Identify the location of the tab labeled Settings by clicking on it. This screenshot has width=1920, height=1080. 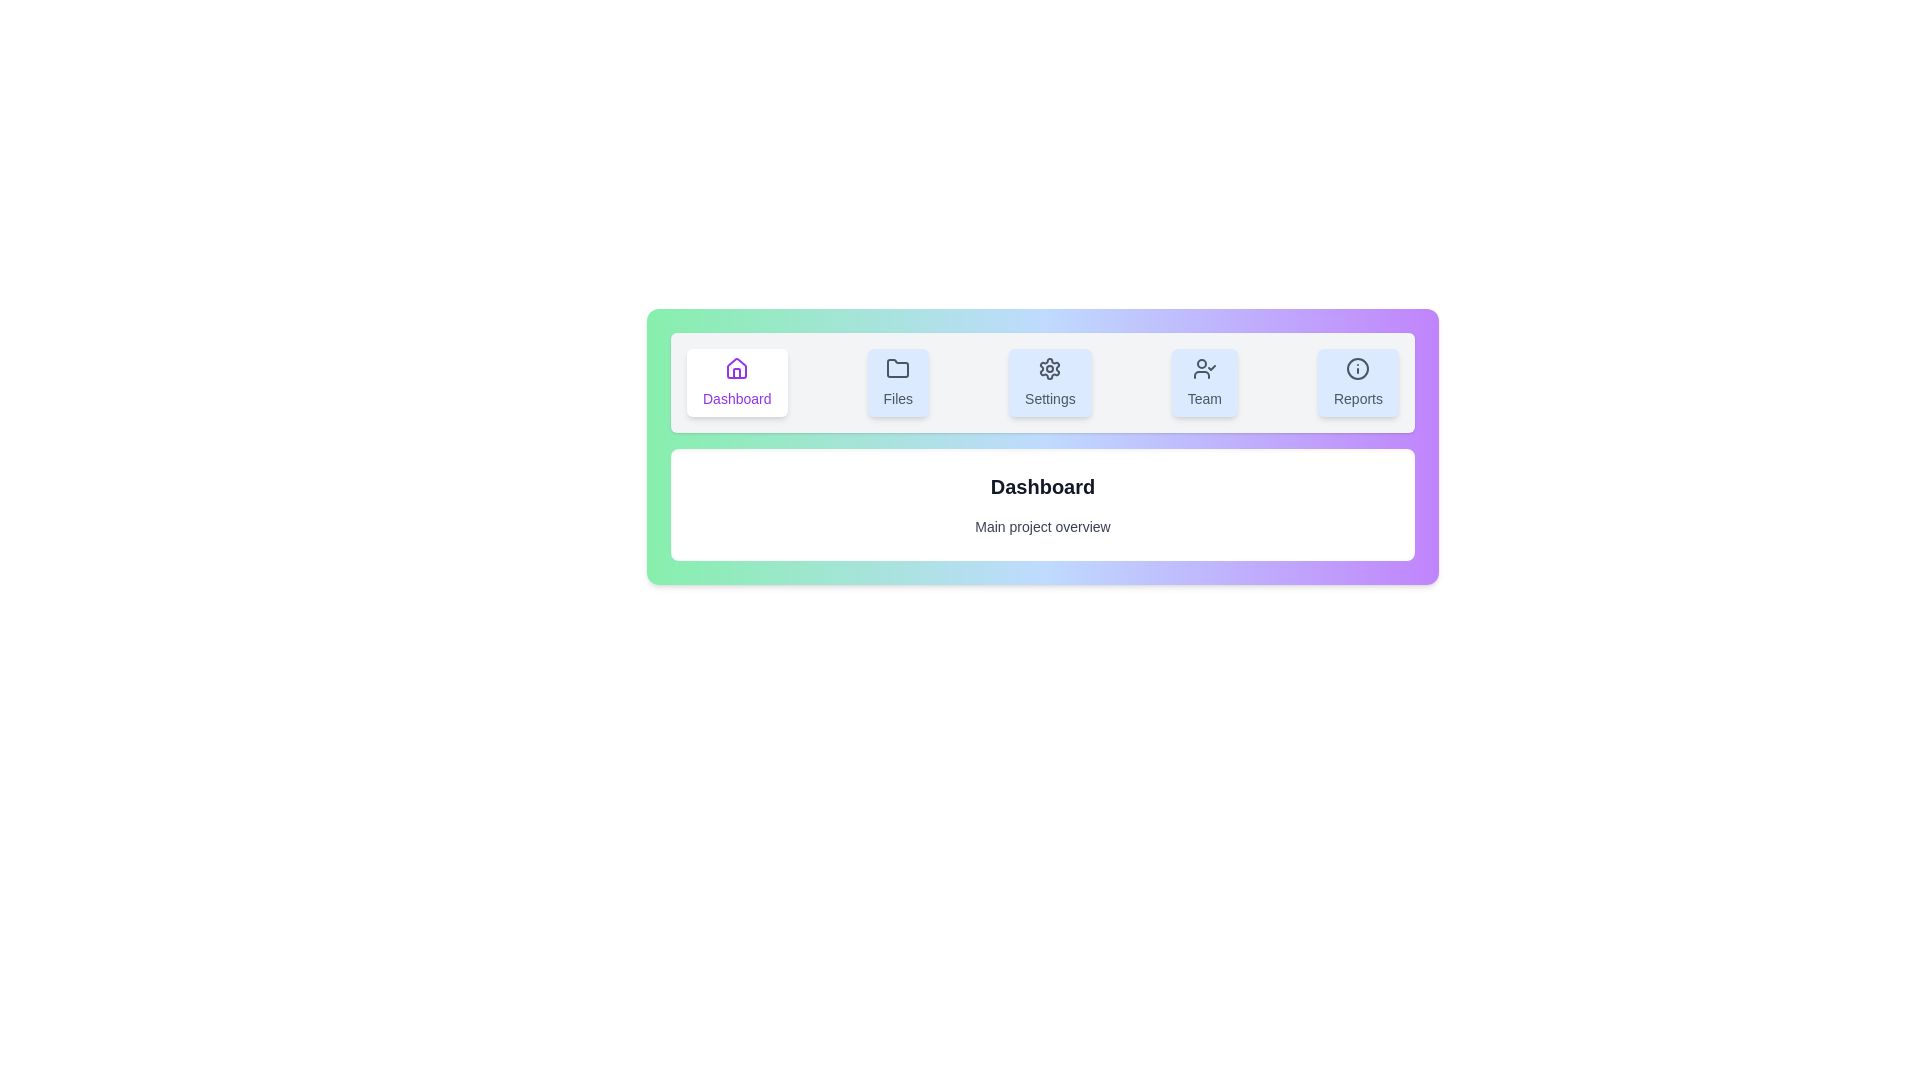
(1049, 382).